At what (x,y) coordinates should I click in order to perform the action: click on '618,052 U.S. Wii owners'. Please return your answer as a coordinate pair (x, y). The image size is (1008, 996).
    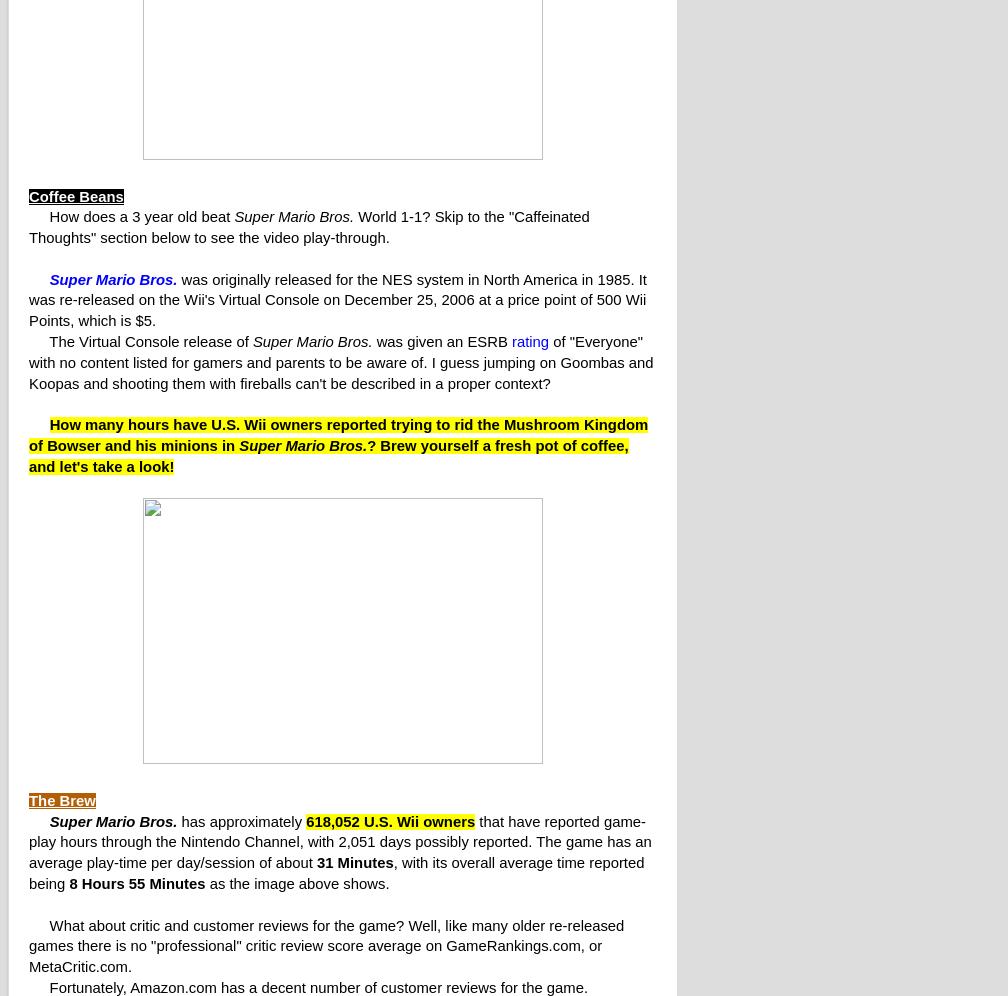
    Looking at the image, I should click on (390, 820).